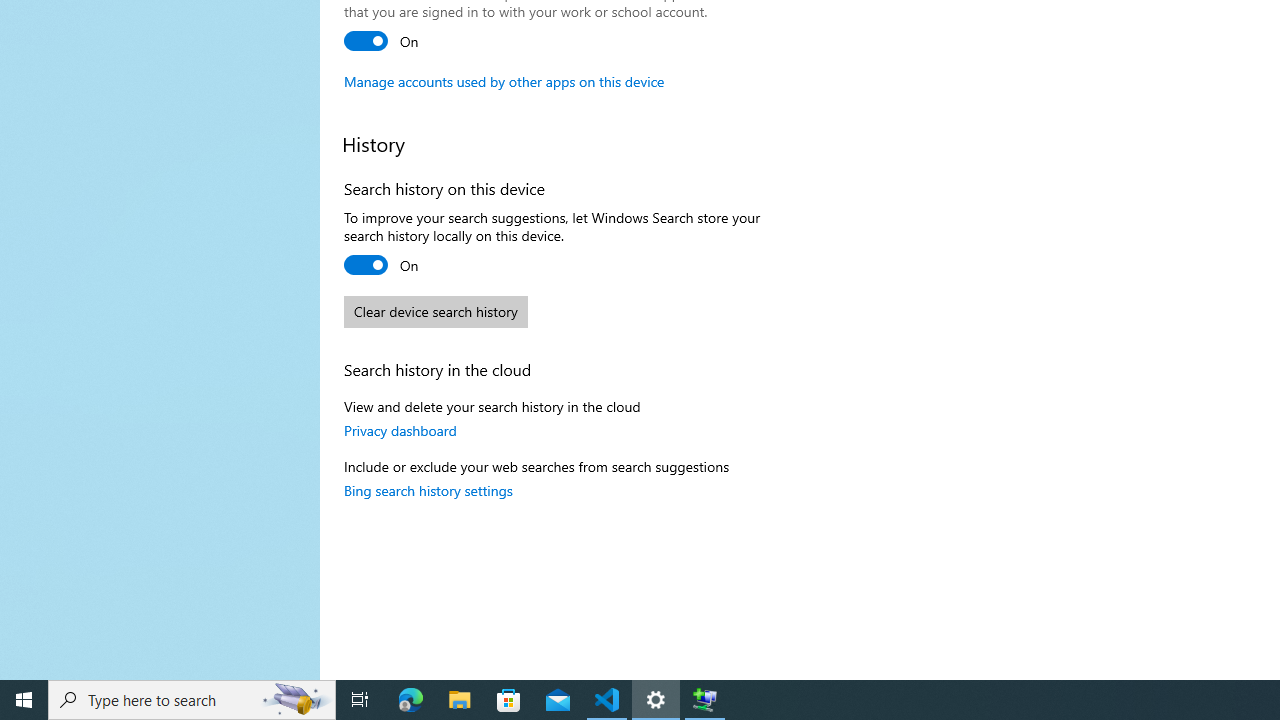 The height and width of the screenshot is (720, 1280). What do you see at coordinates (382, 263) in the screenshot?
I see `'Search history on this device'` at bounding box center [382, 263].